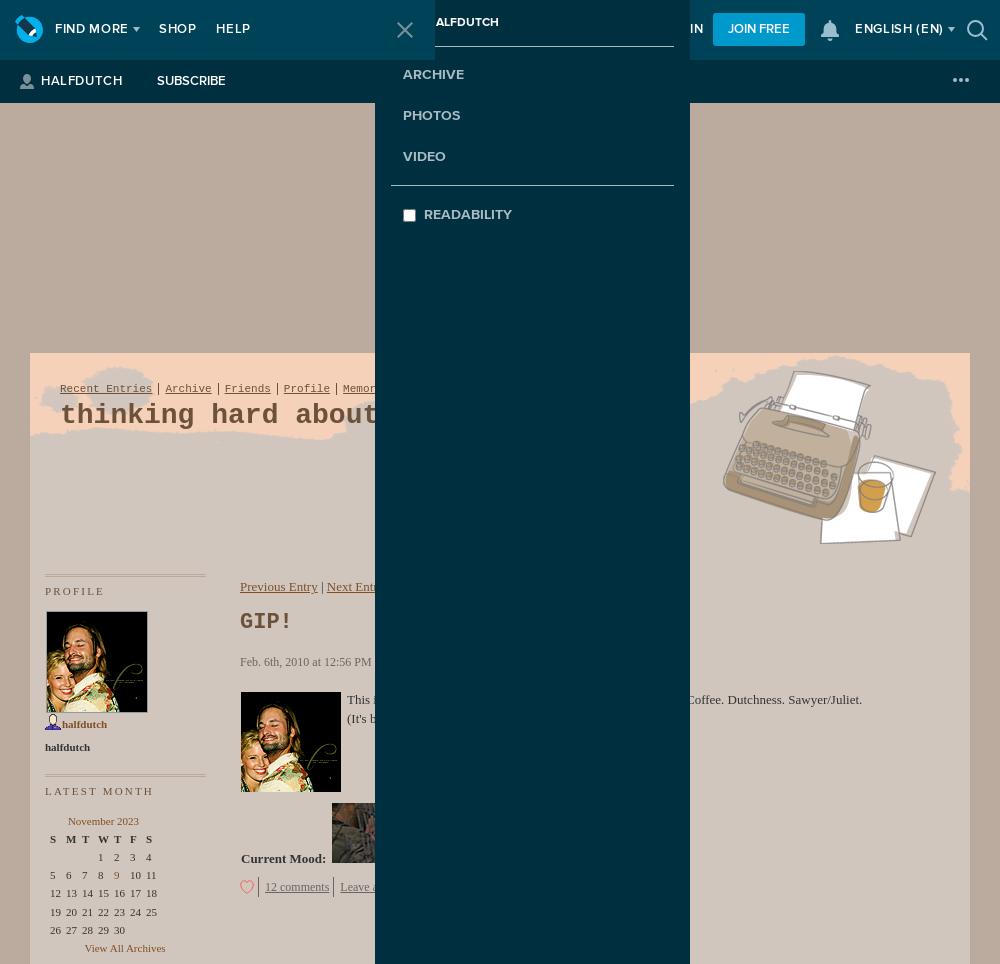  What do you see at coordinates (266, 622) in the screenshot?
I see `'GIP!'` at bounding box center [266, 622].